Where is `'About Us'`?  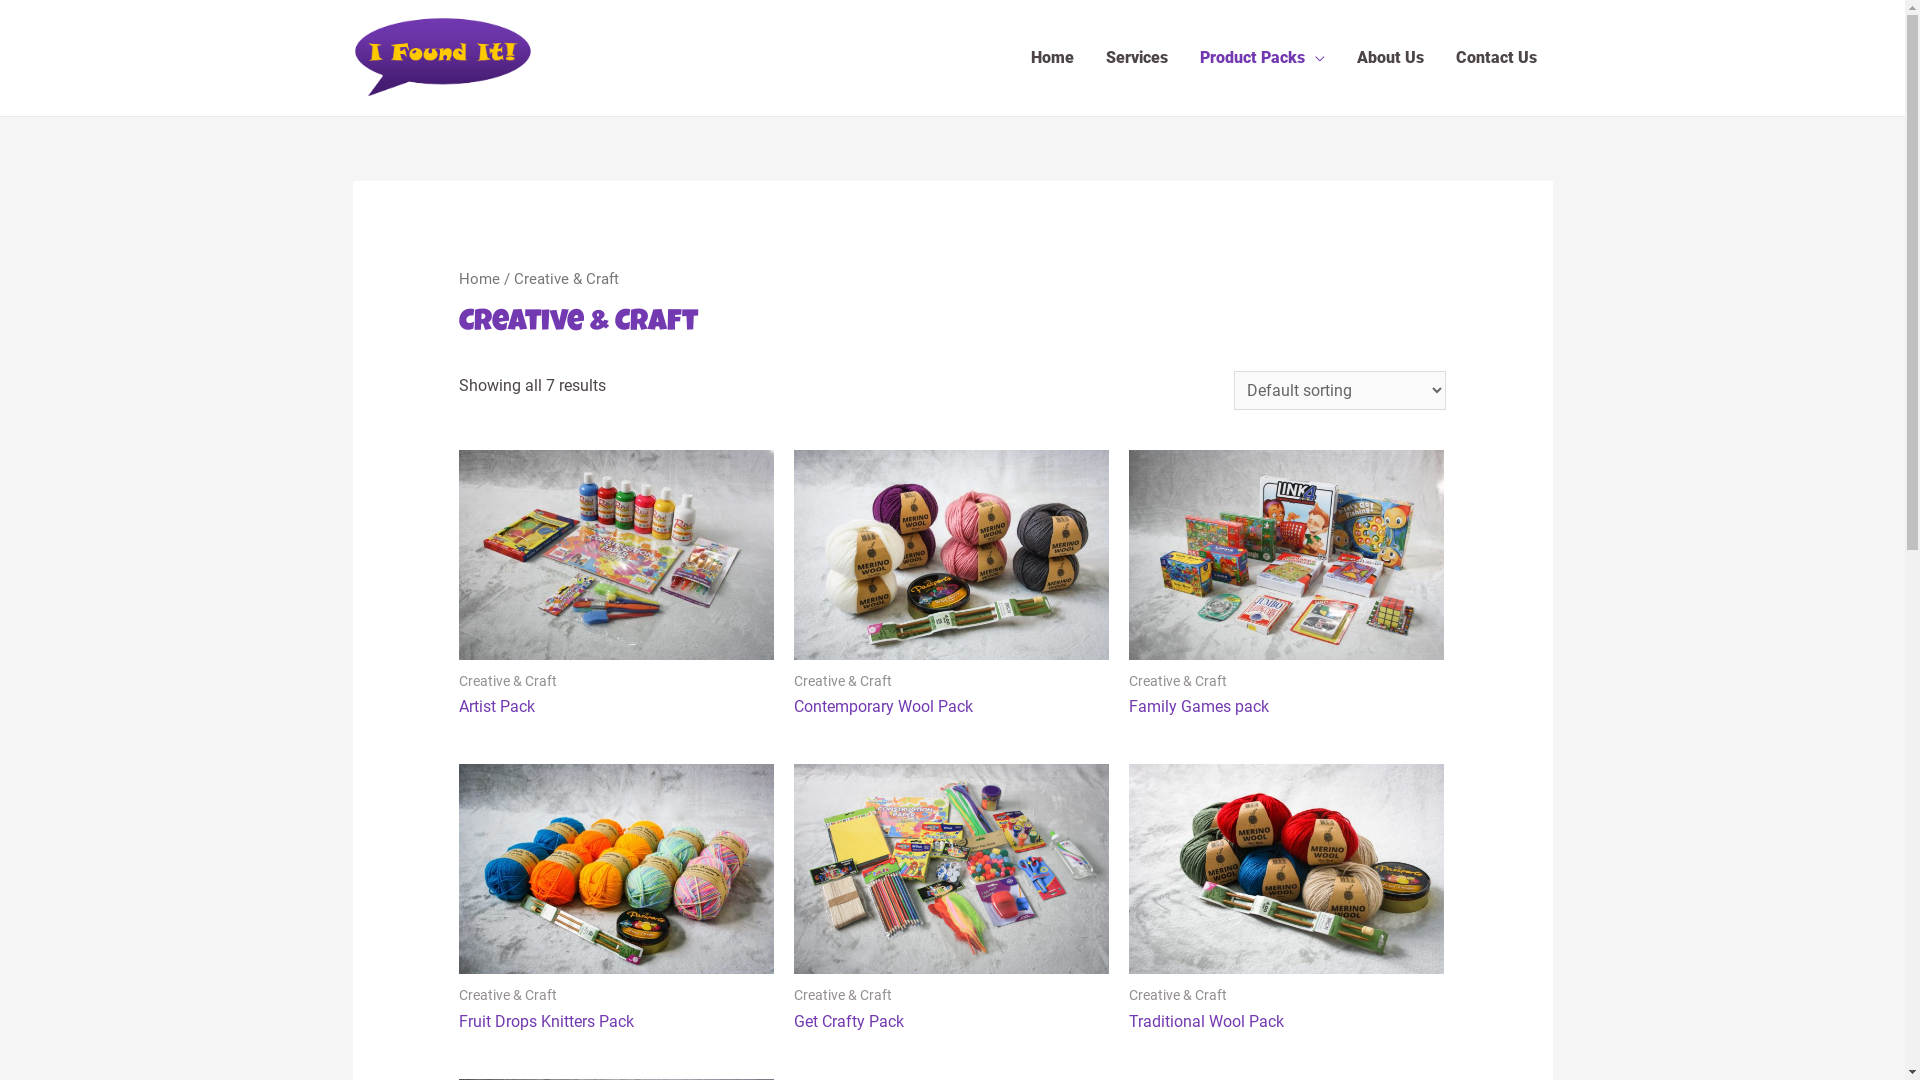
'About Us' is located at coordinates (1339, 56).